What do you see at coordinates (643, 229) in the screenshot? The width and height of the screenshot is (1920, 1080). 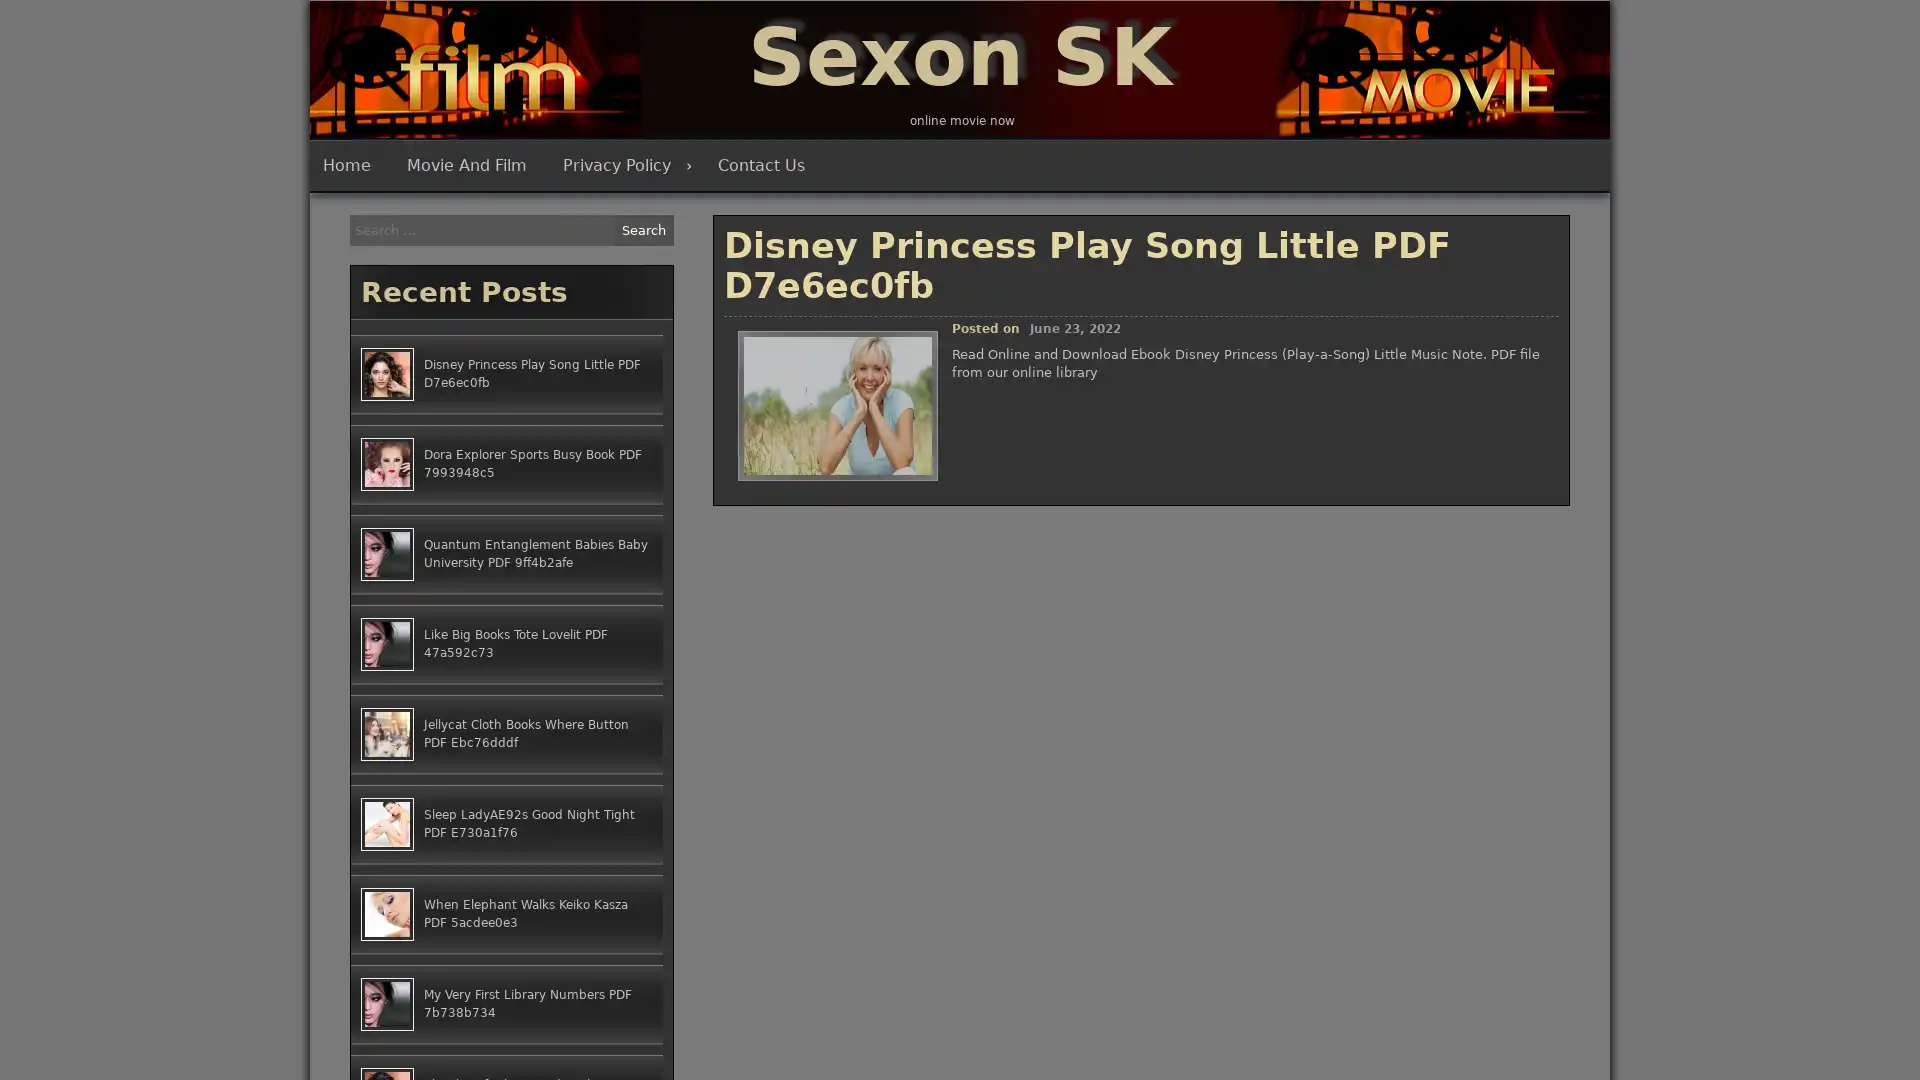 I see `Search` at bounding box center [643, 229].